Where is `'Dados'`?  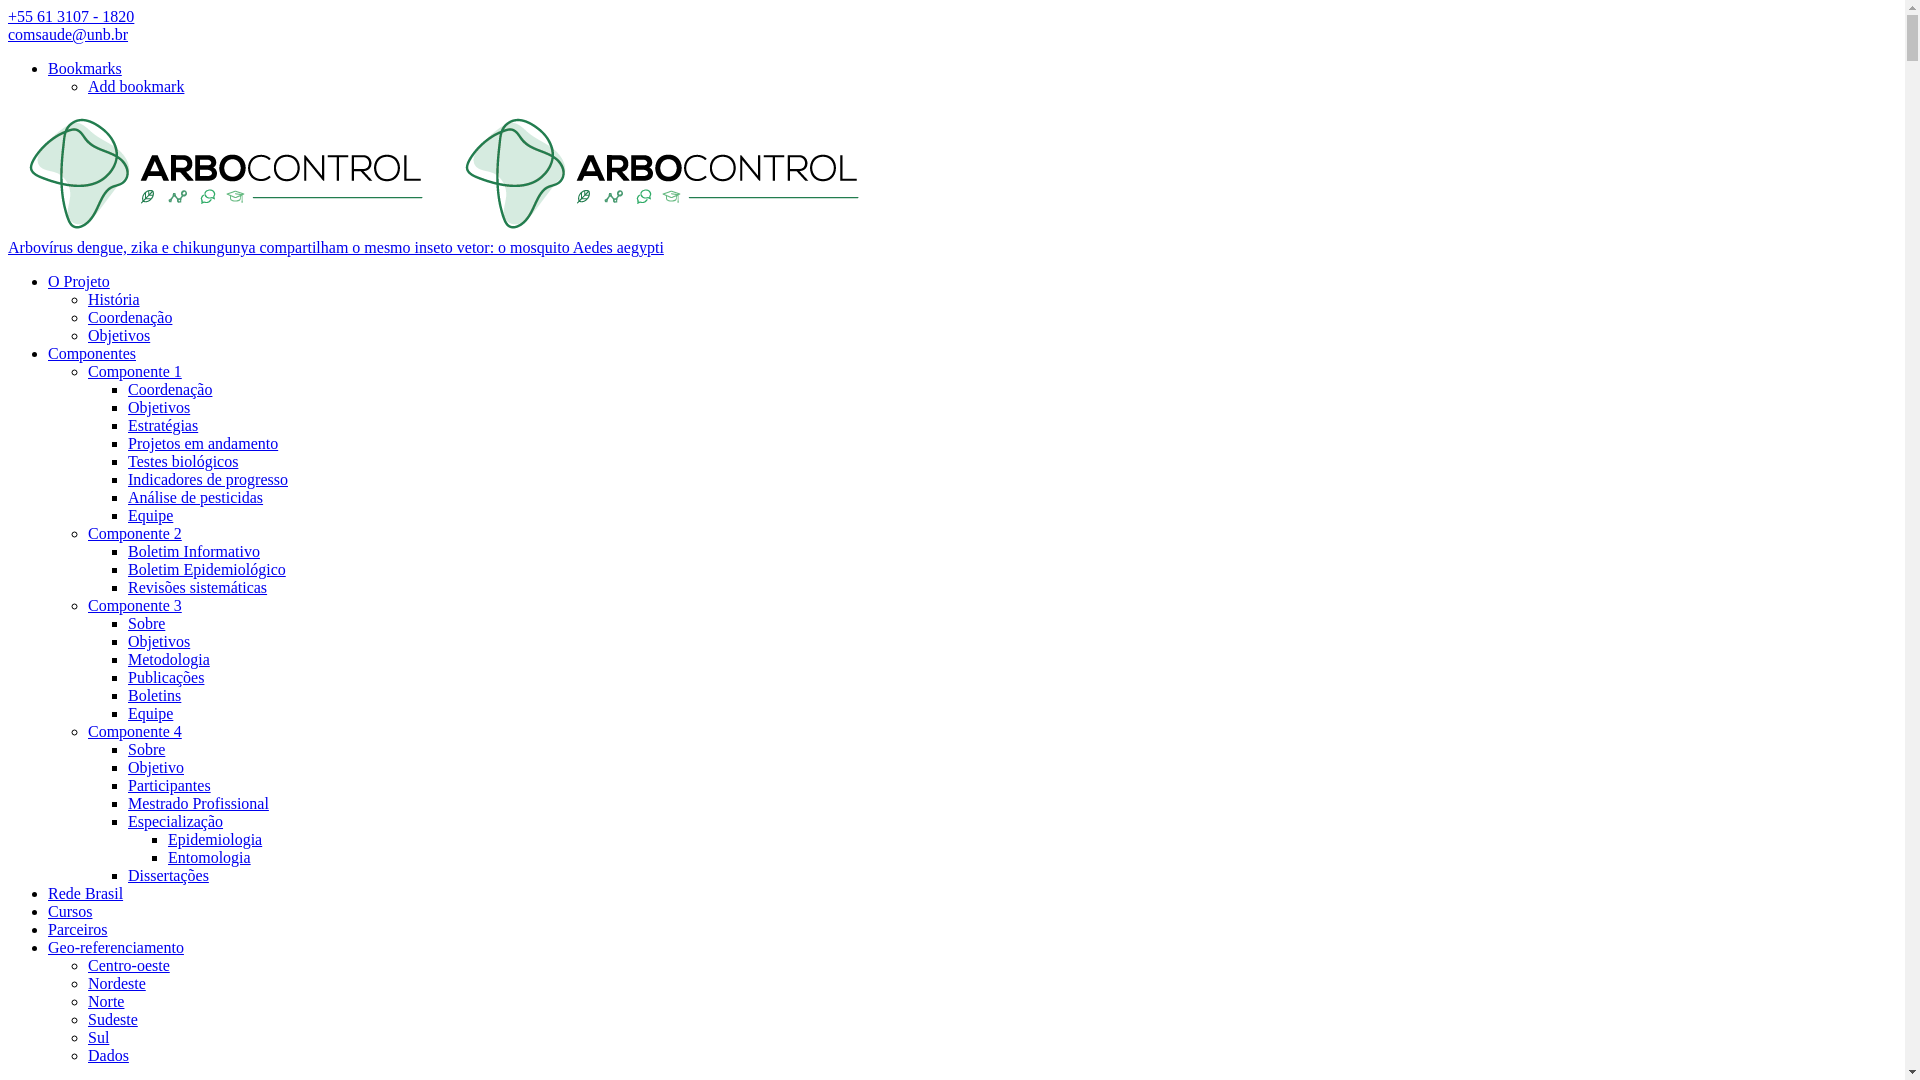 'Dados' is located at coordinates (86, 1054).